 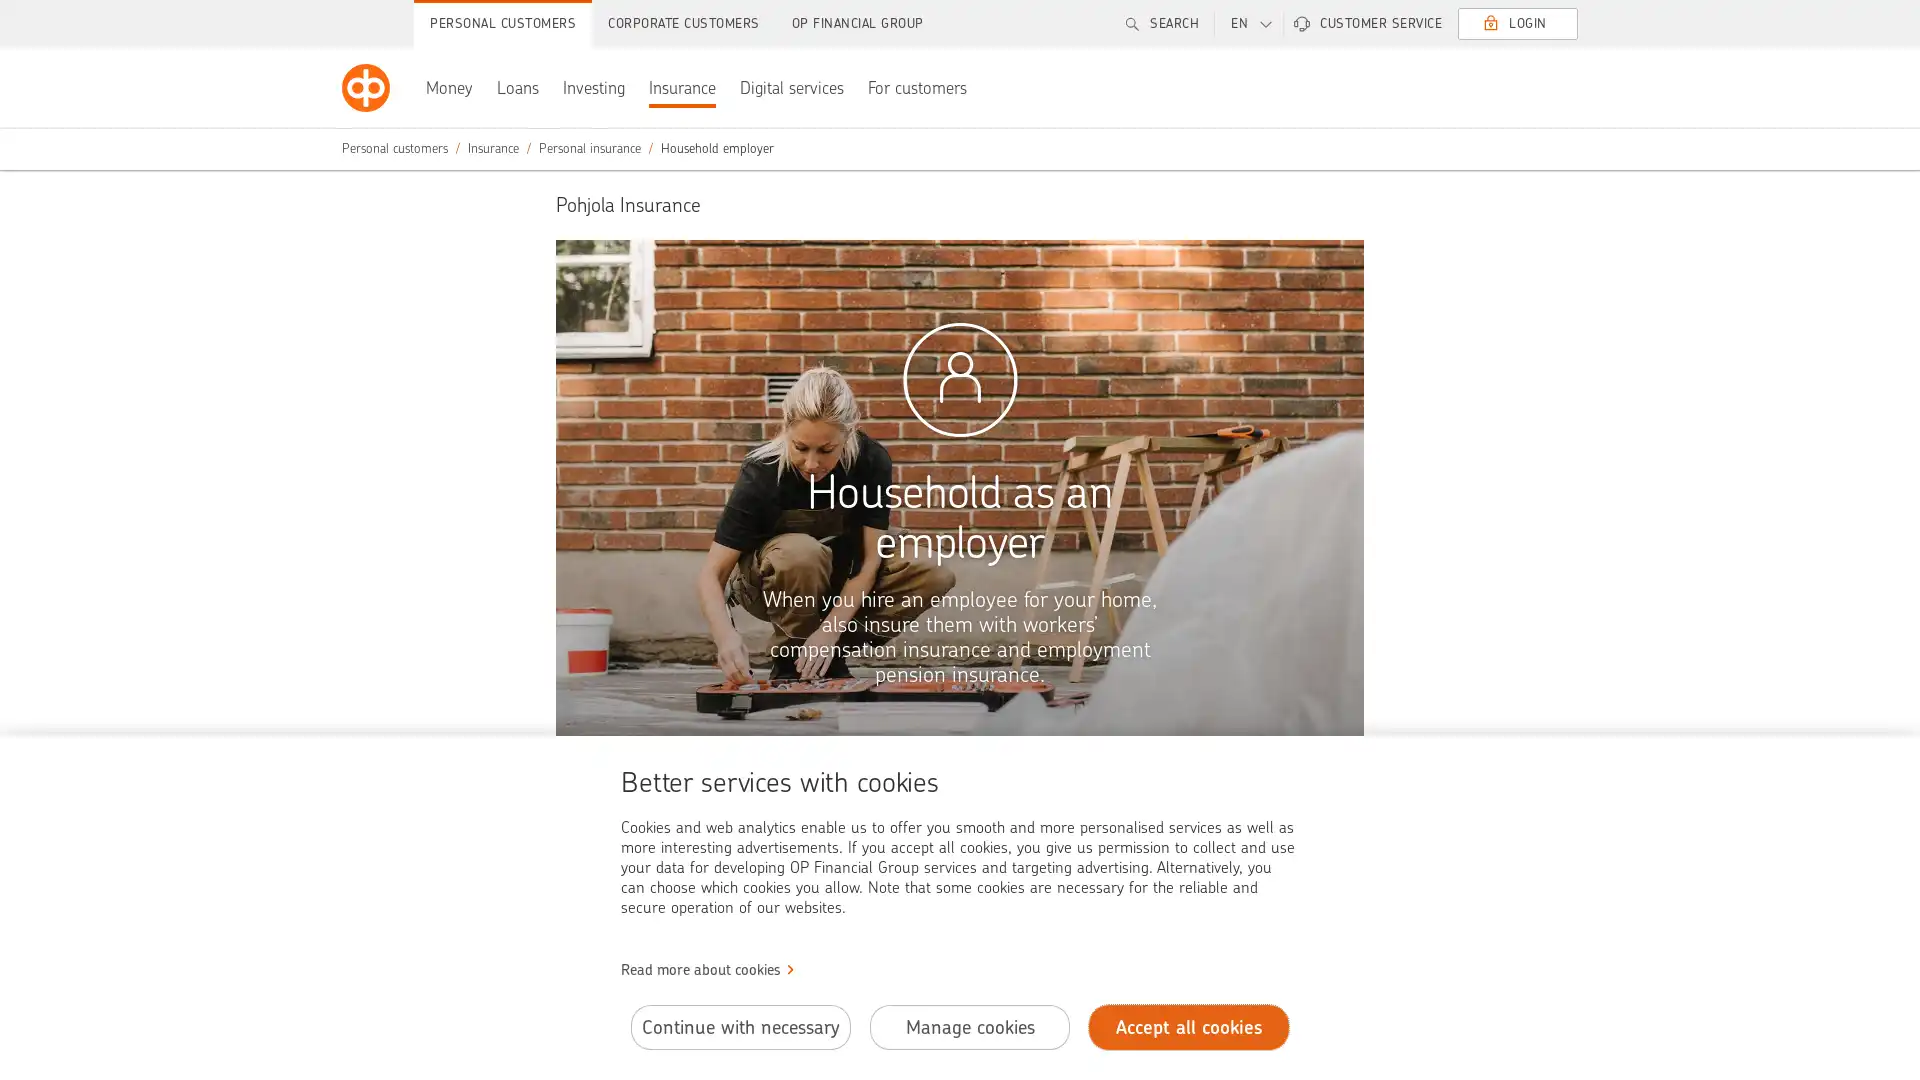 I want to click on Manage cookies., so click(x=969, y=1027).